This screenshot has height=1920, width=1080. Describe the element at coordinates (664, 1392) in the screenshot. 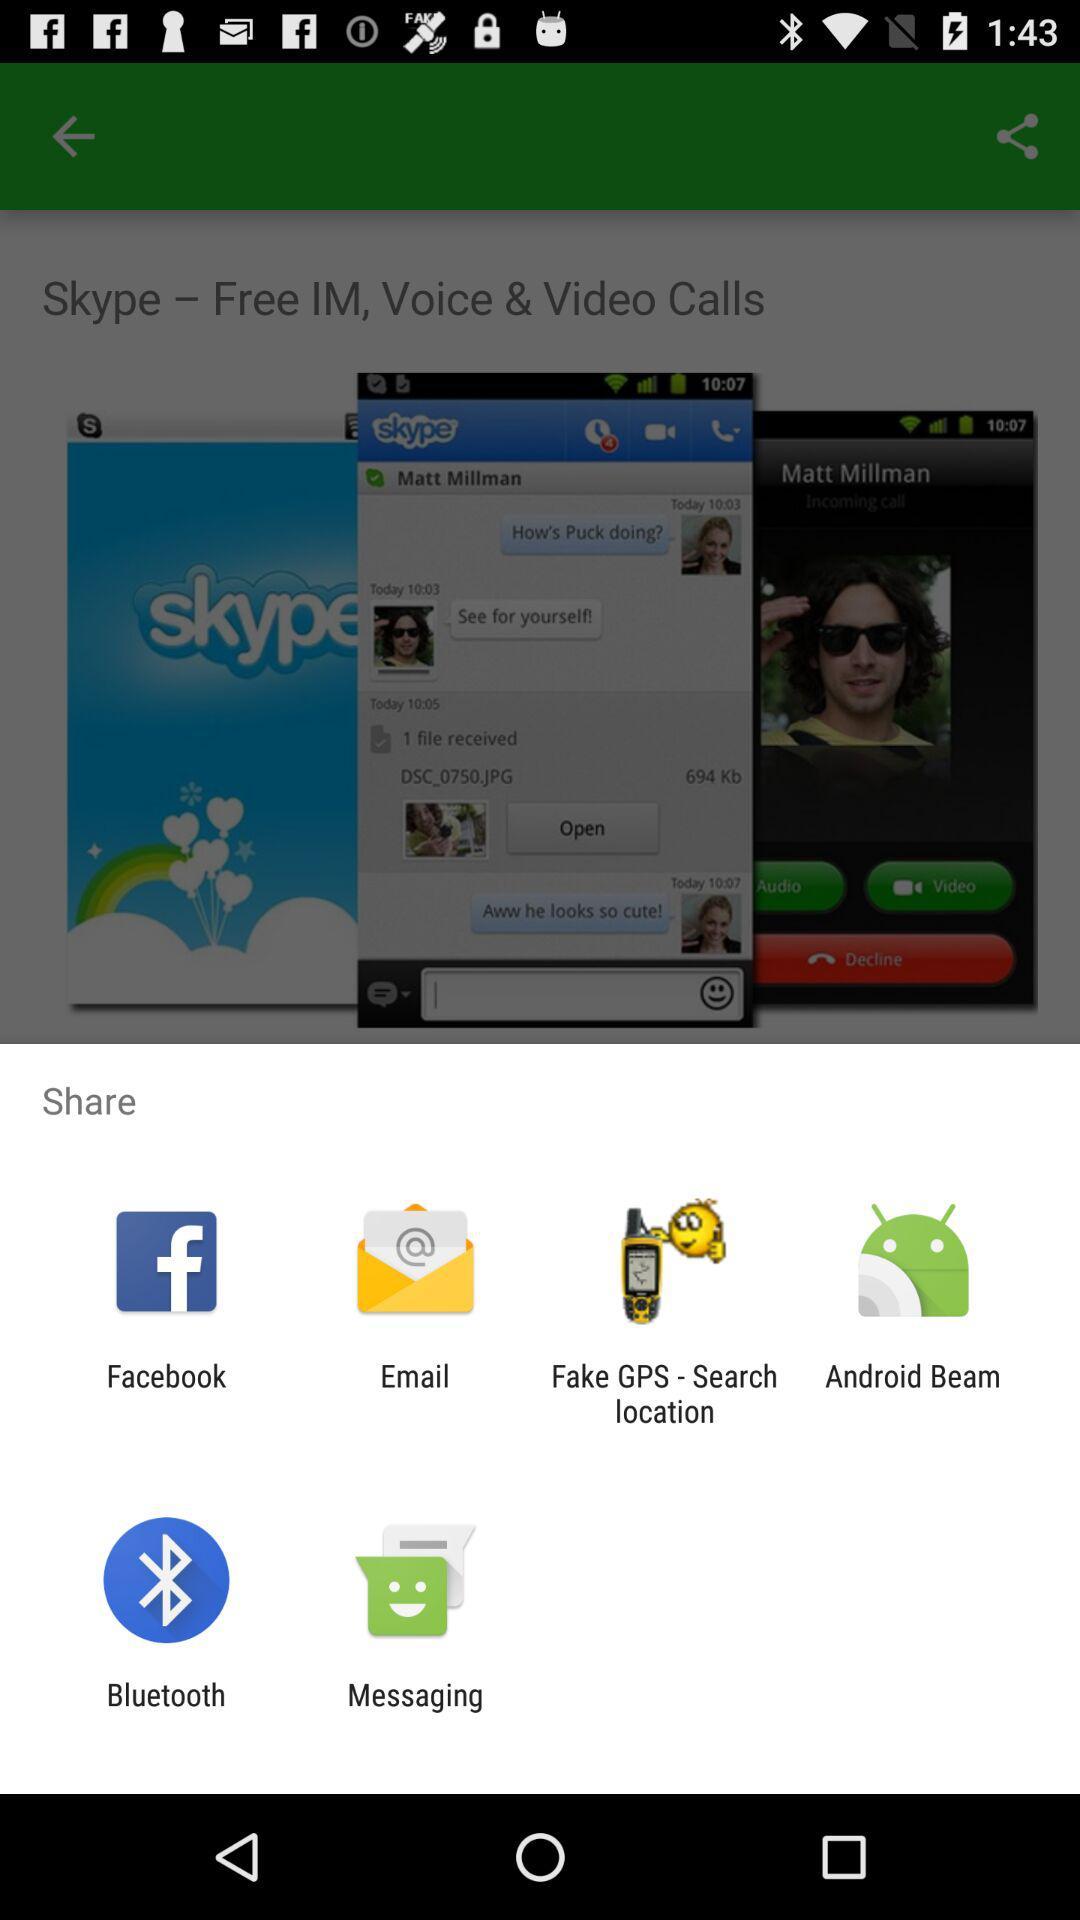

I see `the icon to the left of android beam app` at that location.